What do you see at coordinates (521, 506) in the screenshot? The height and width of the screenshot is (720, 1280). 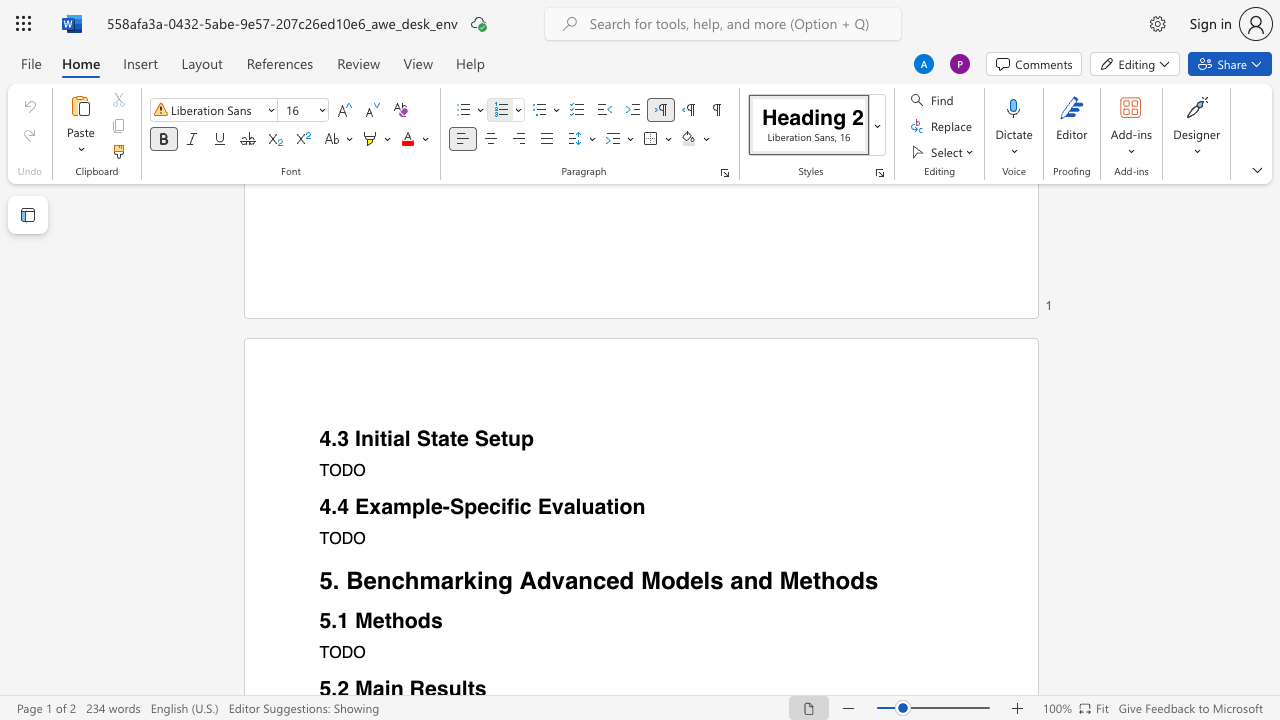 I see `the space between the continuous character "i" and "c" in the text` at bounding box center [521, 506].